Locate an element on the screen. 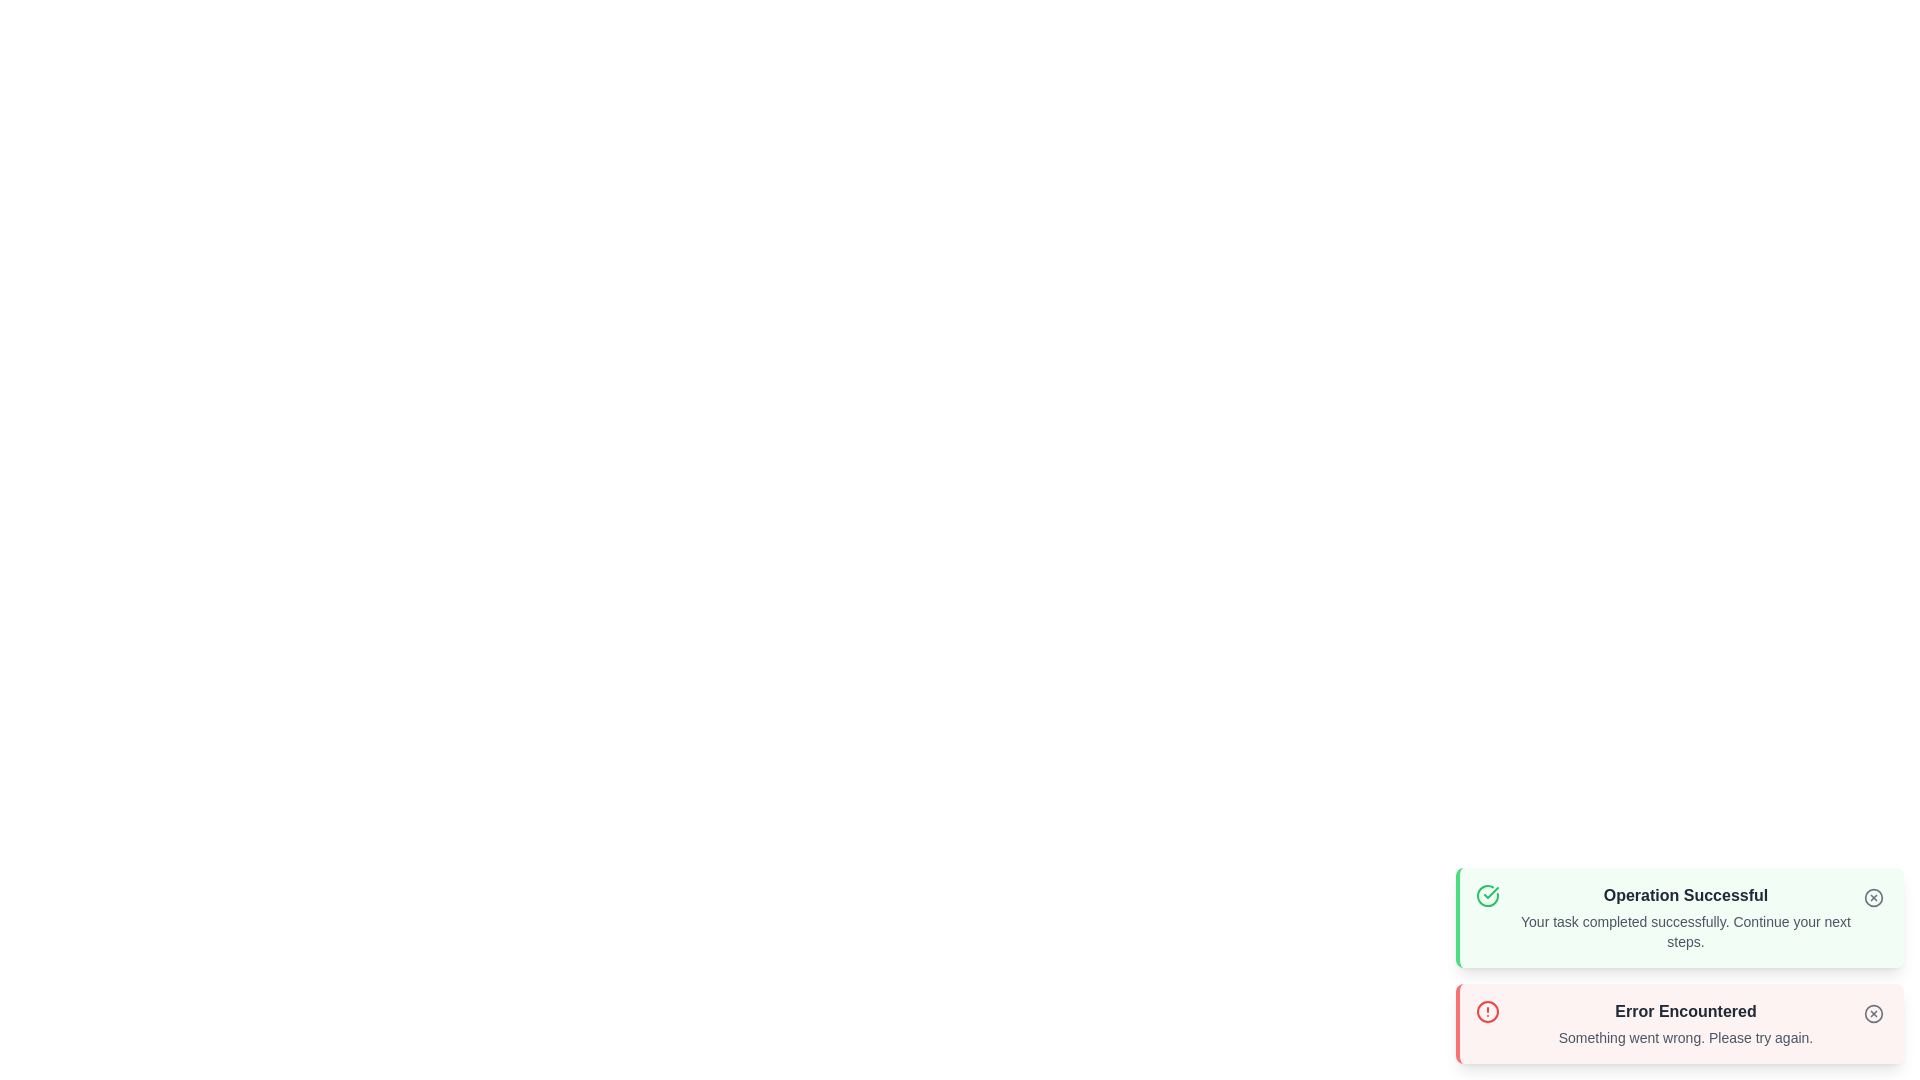 The height and width of the screenshot is (1080, 1920). the text label displaying 'Something went wrong. Please try again.' which is styled for error messages and located beneath the 'Error Encountered' title is located at coordinates (1684, 1036).